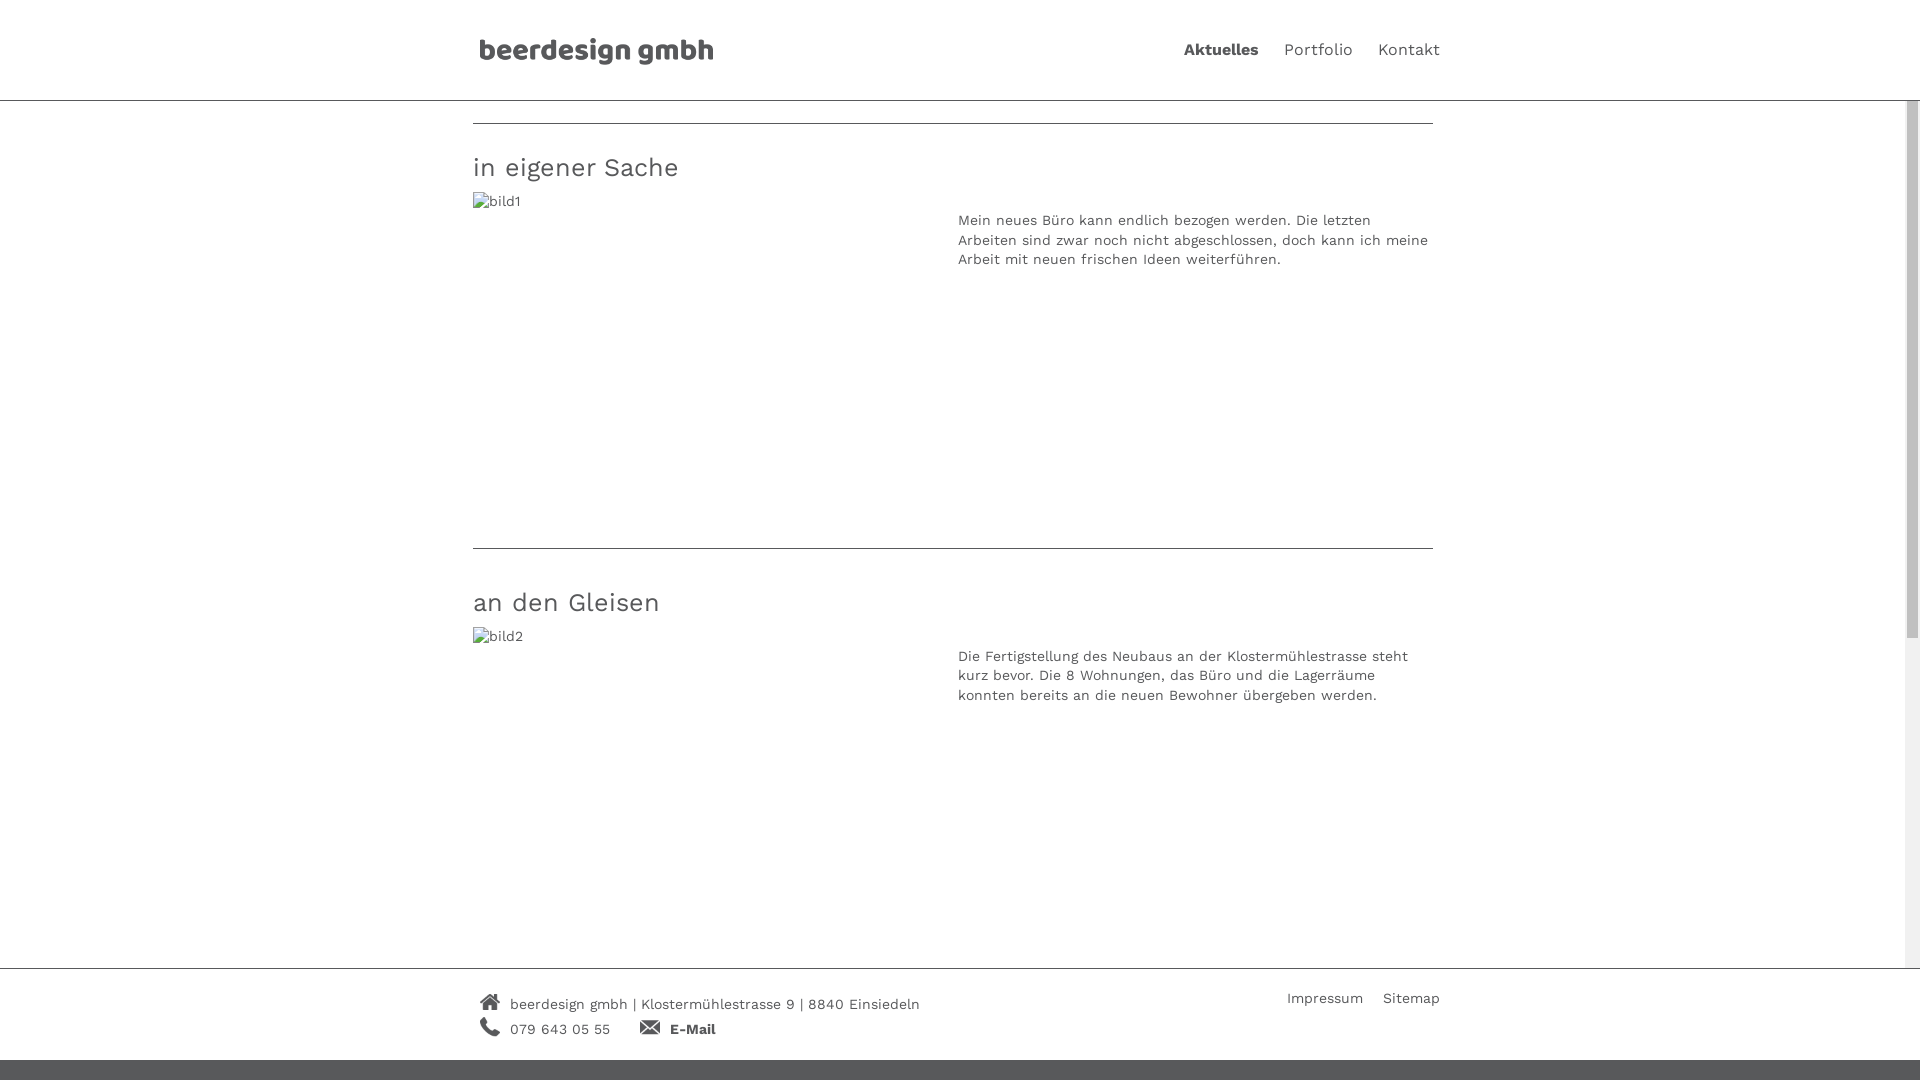 The width and height of the screenshot is (1920, 1080). What do you see at coordinates (564, 601) in the screenshot?
I see `'an den Gleisen'` at bounding box center [564, 601].